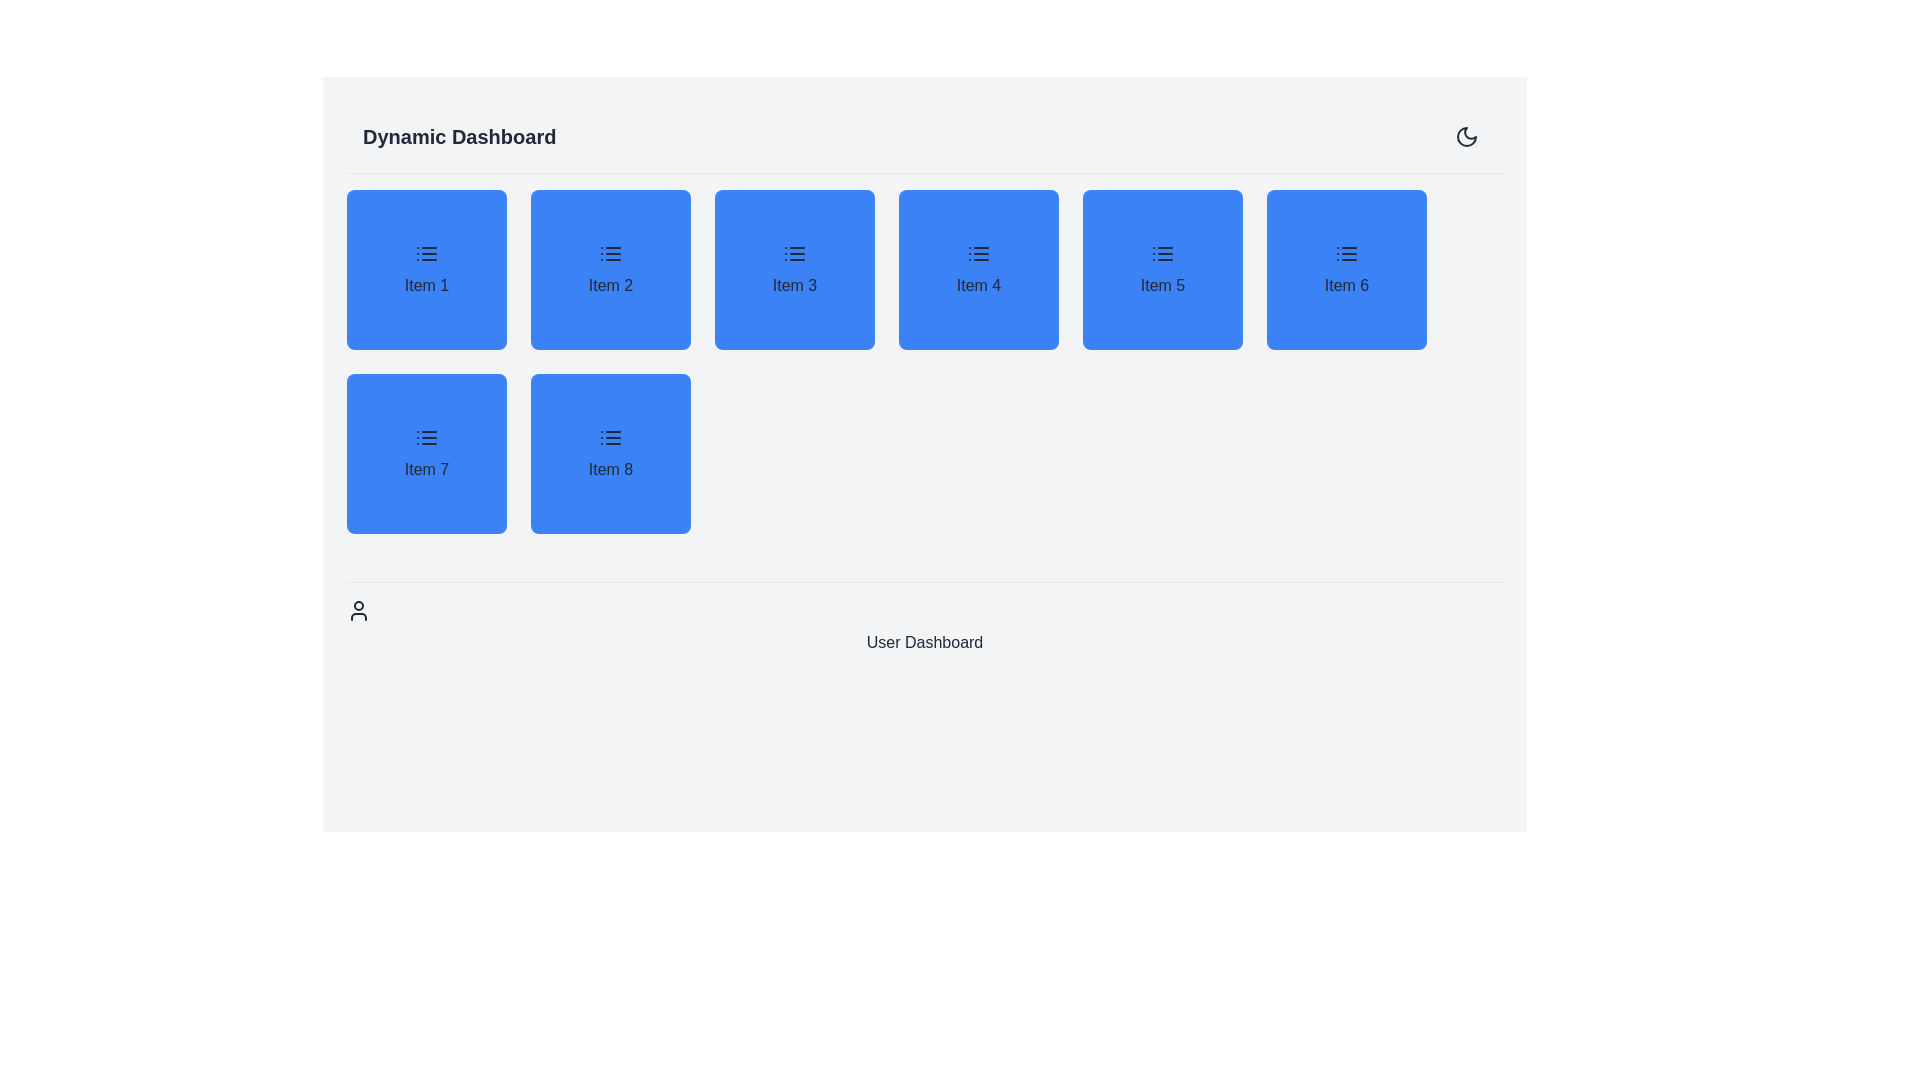 The height and width of the screenshot is (1080, 1920). Describe the element at coordinates (426, 270) in the screenshot. I see `the 'Item 1' button located in the first row and first column of the grid, immediately to the right of the 'Dynamic Dashboard' heading, to interact with it` at that location.